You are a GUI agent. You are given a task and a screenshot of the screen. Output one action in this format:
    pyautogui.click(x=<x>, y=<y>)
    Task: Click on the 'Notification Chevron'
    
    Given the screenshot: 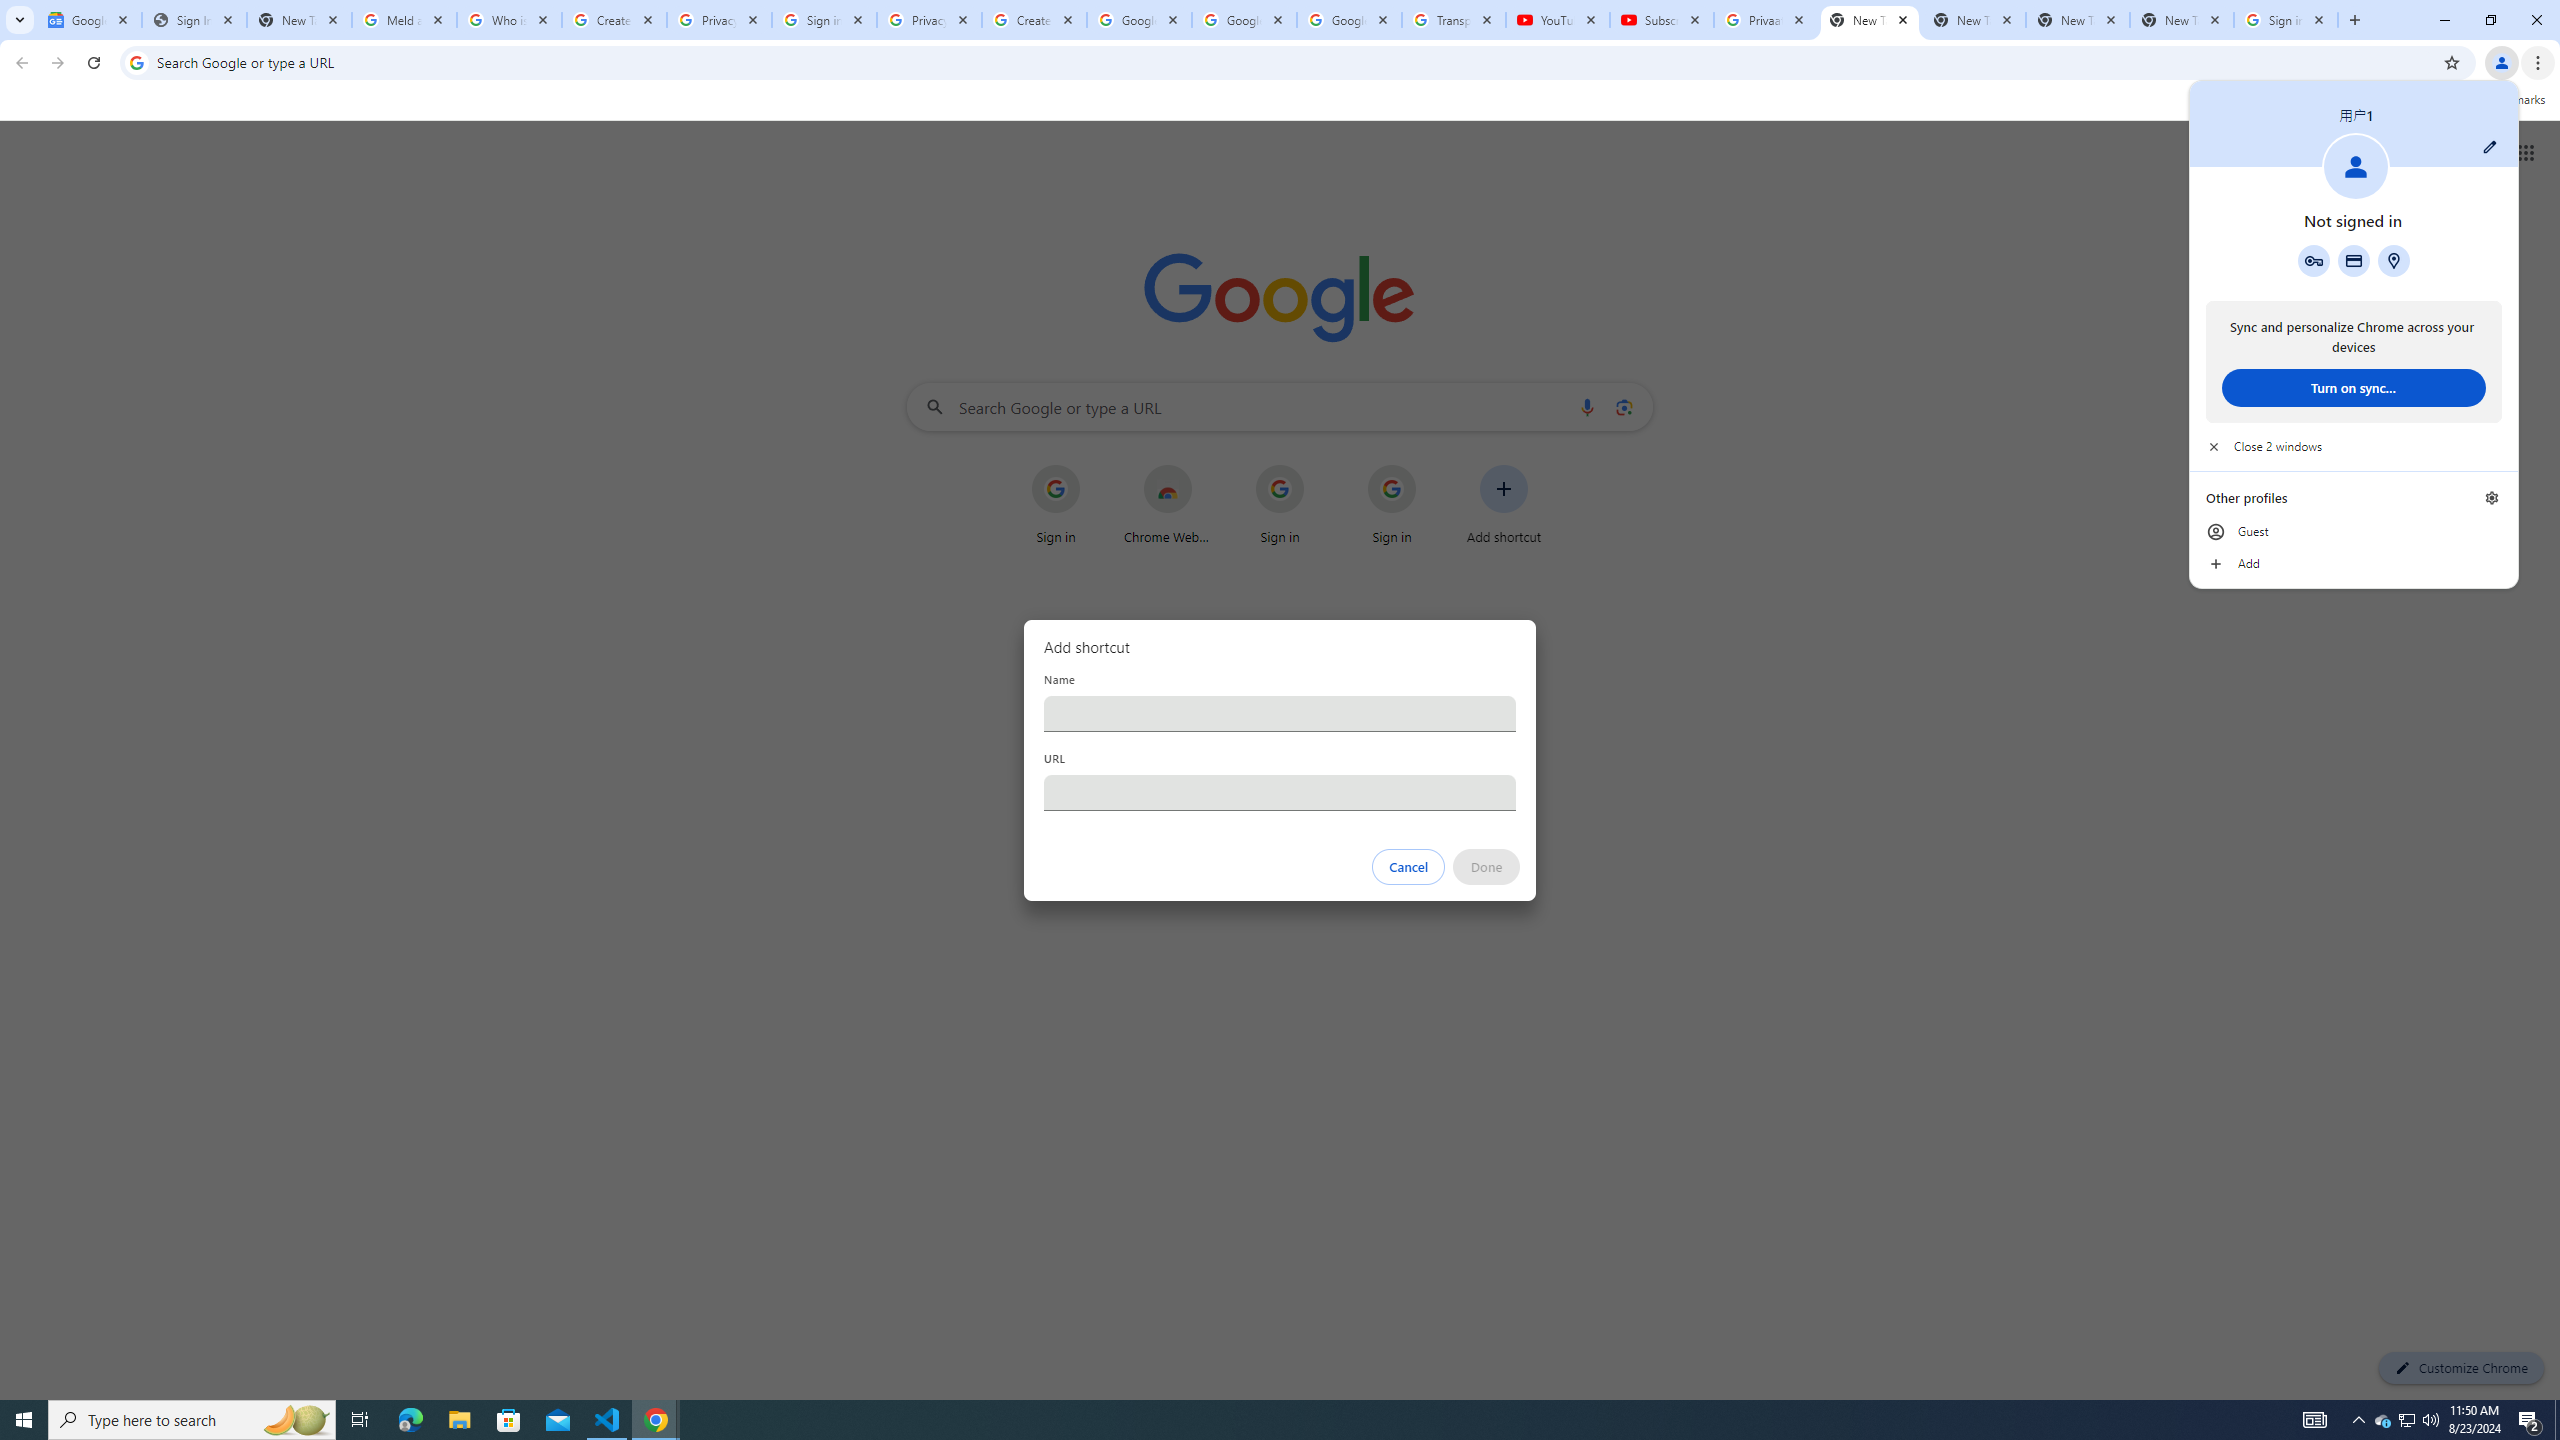 What is the action you would take?
    pyautogui.click(x=2359, y=1418)
    